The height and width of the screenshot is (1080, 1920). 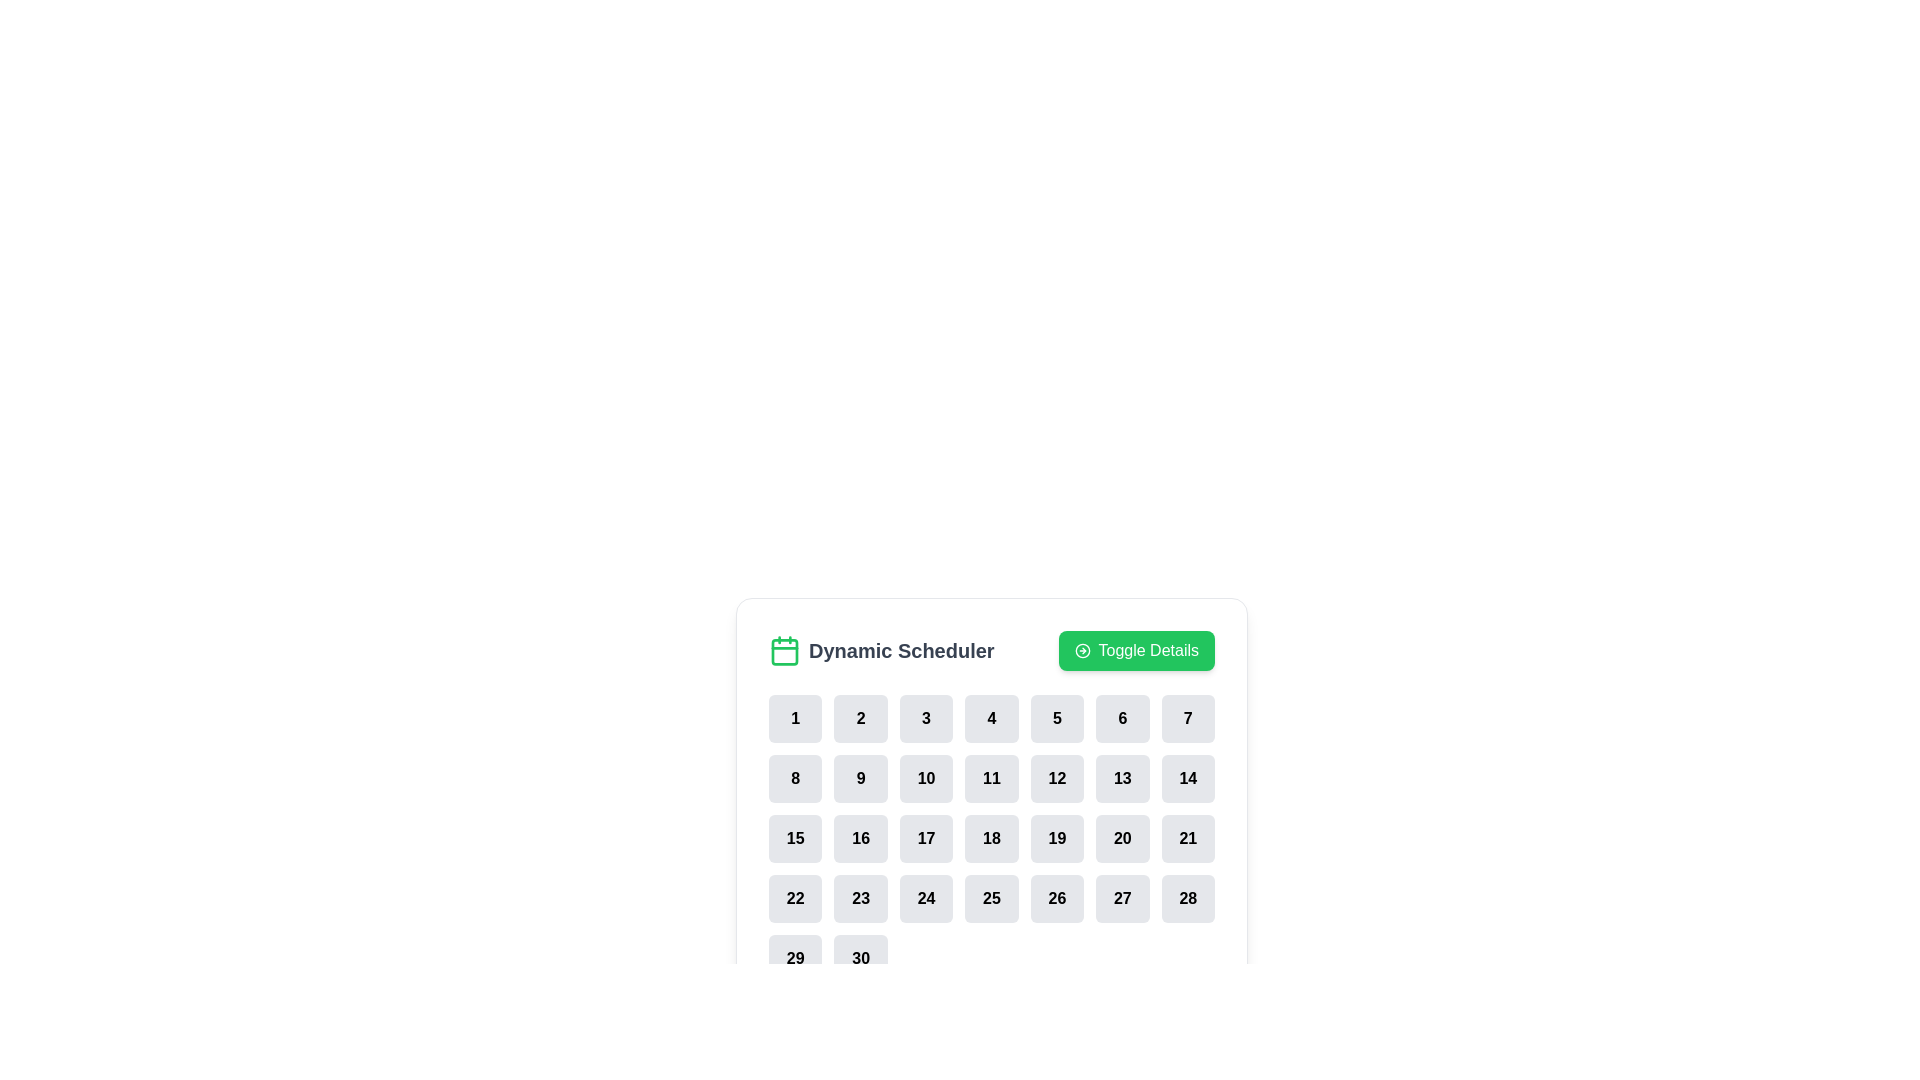 What do you see at coordinates (925, 717) in the screenshot?
I see `the third button in a horizontally arranged row of seven buttons` at bounding box center [925, 717].